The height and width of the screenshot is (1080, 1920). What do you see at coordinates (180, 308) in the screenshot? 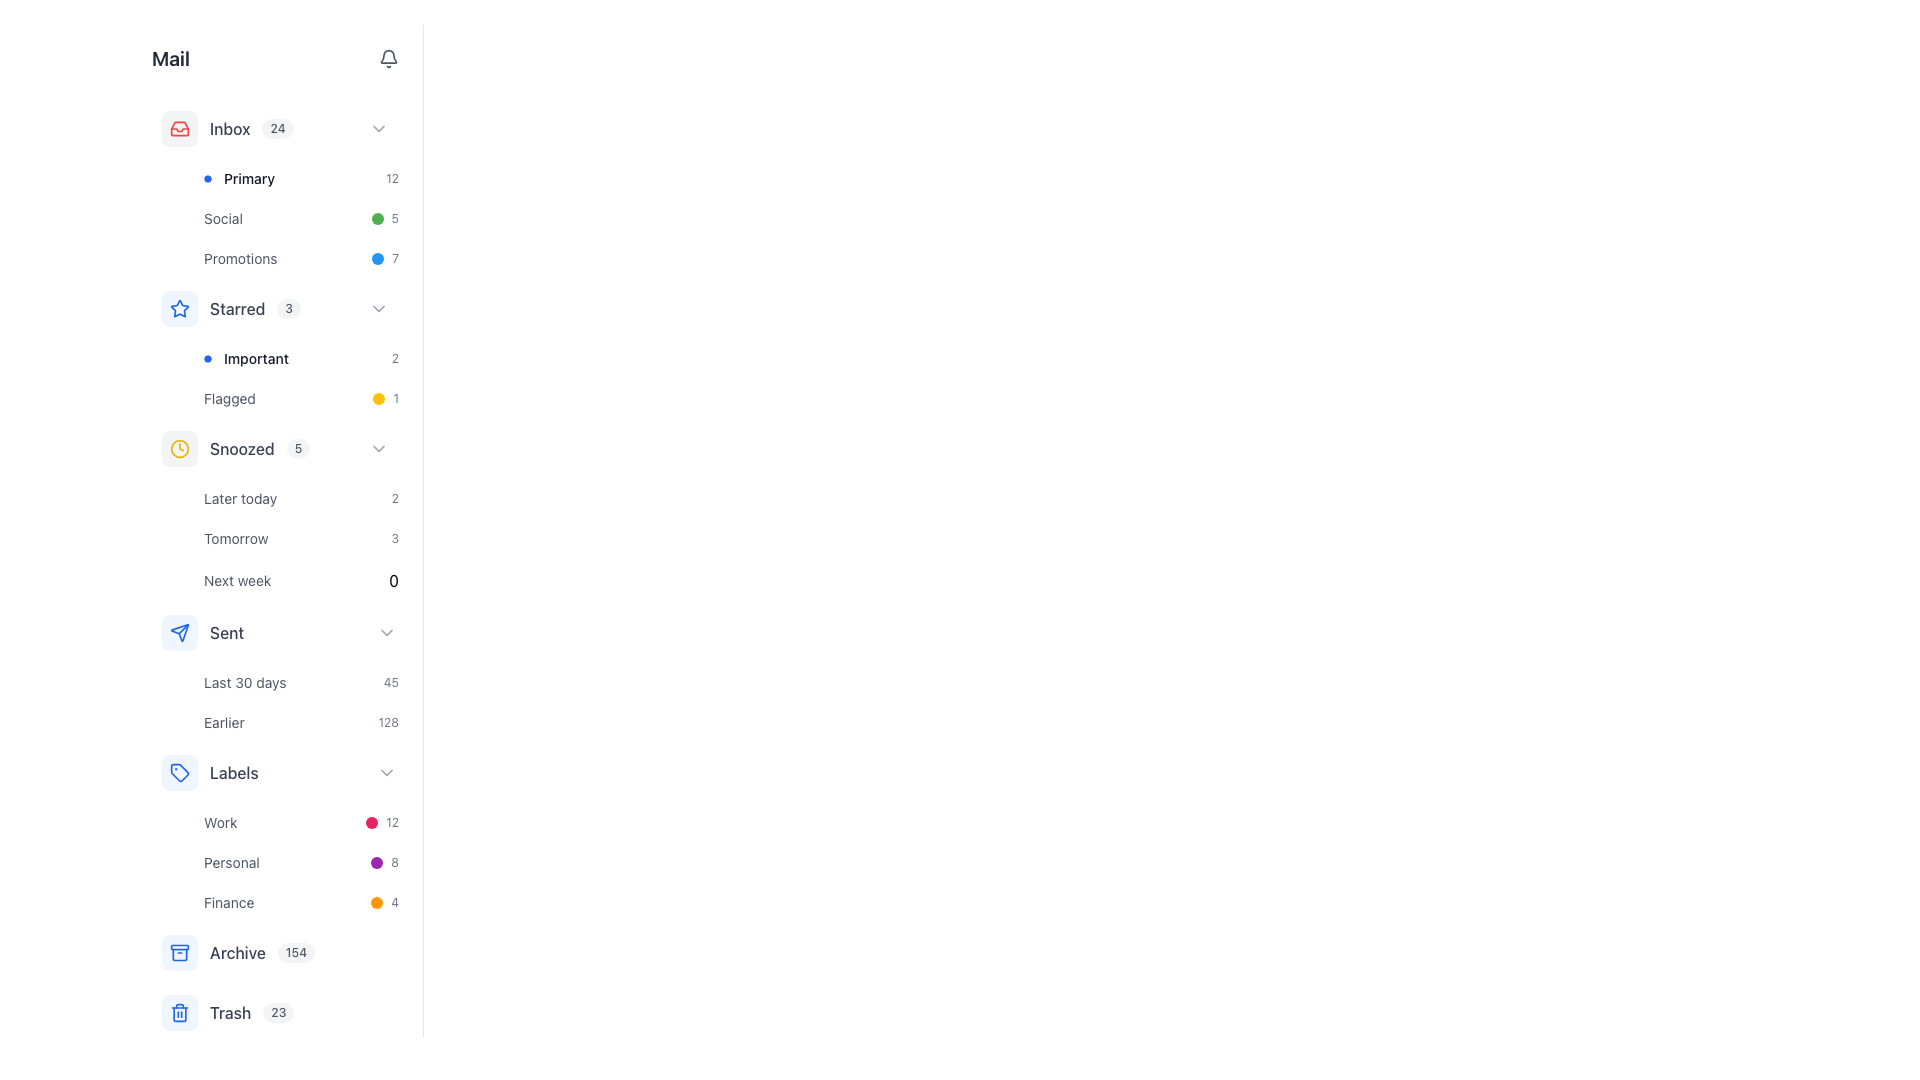
I see `the star-shaped icon with a blue outline located in the sidebar navigation menu, next to the 'Starred' label` at bounding box center [180, 308].